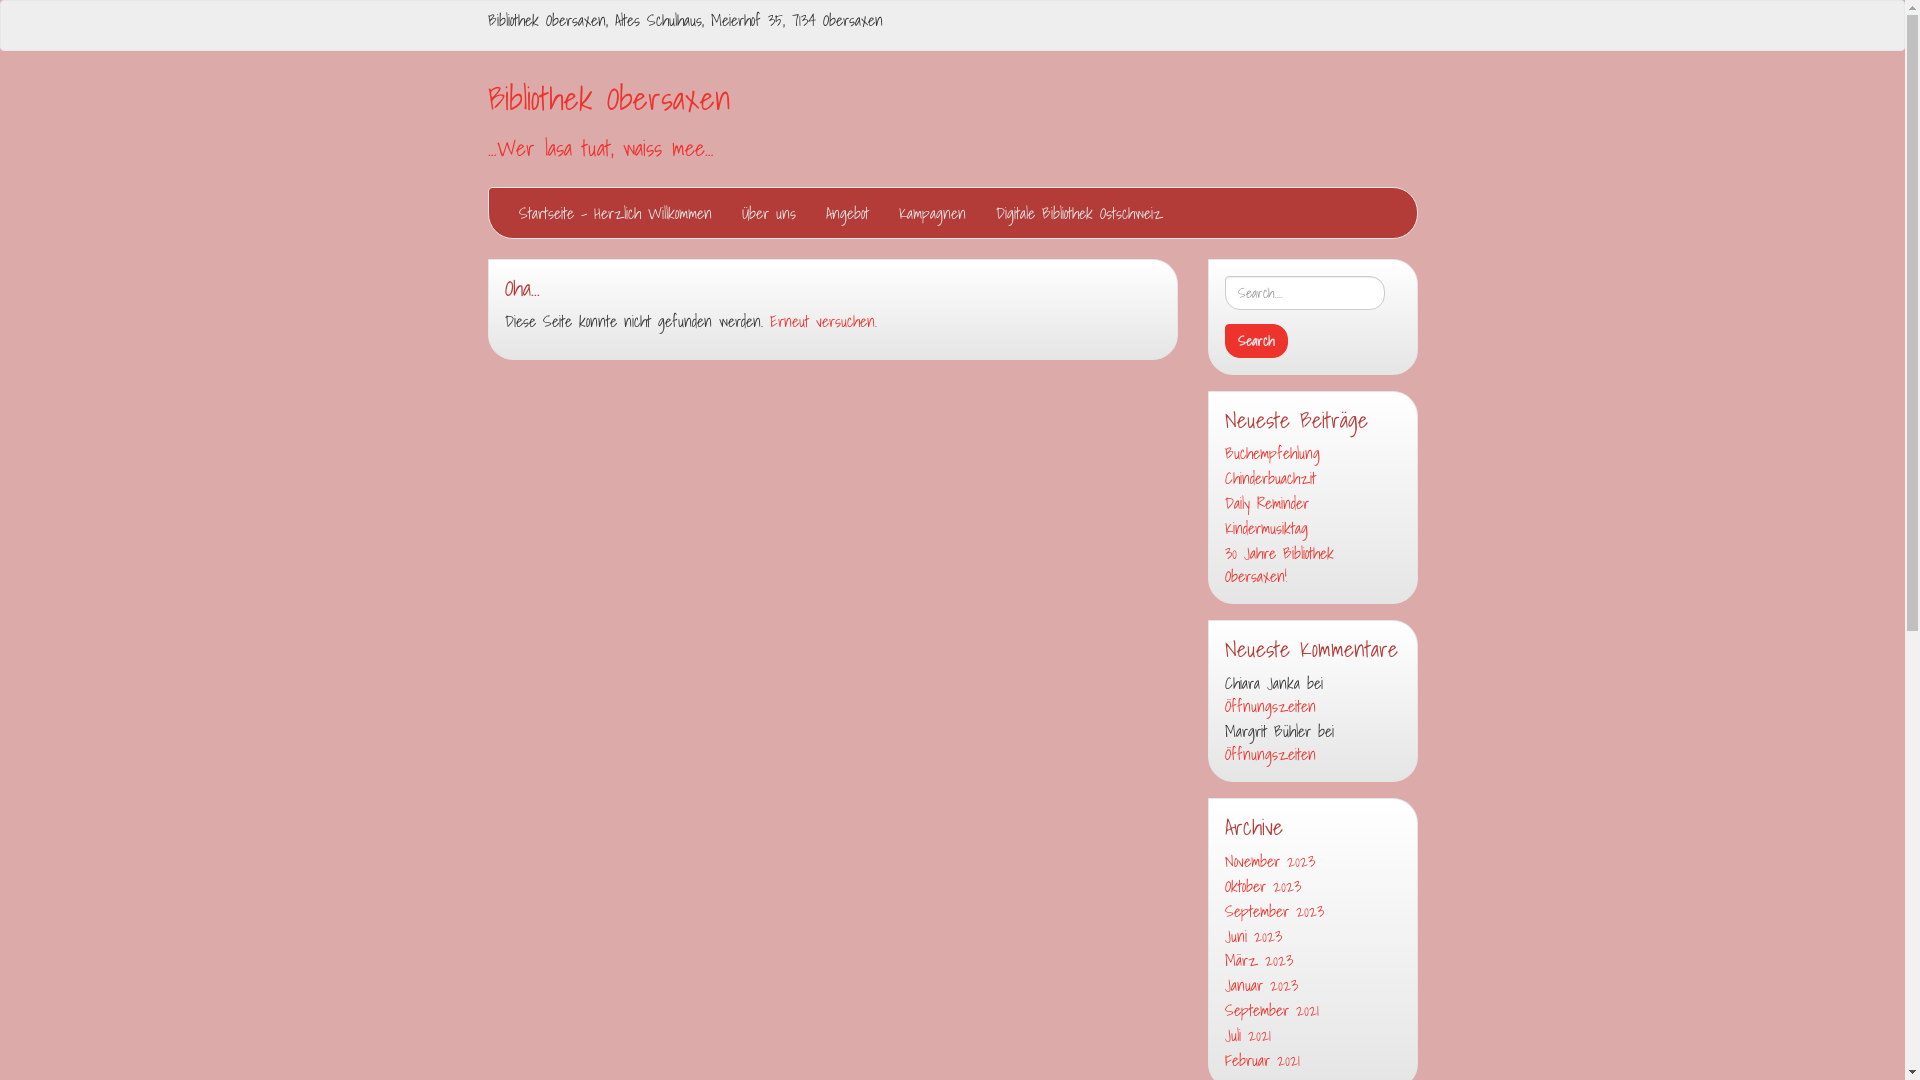 Image resolution: width=1920 pixels, height=1080 pixels. Describe the element at coordinates (979, 212) in the screenshot. I see `'Digitale Bibliothek Ostschweiz'` at that location.